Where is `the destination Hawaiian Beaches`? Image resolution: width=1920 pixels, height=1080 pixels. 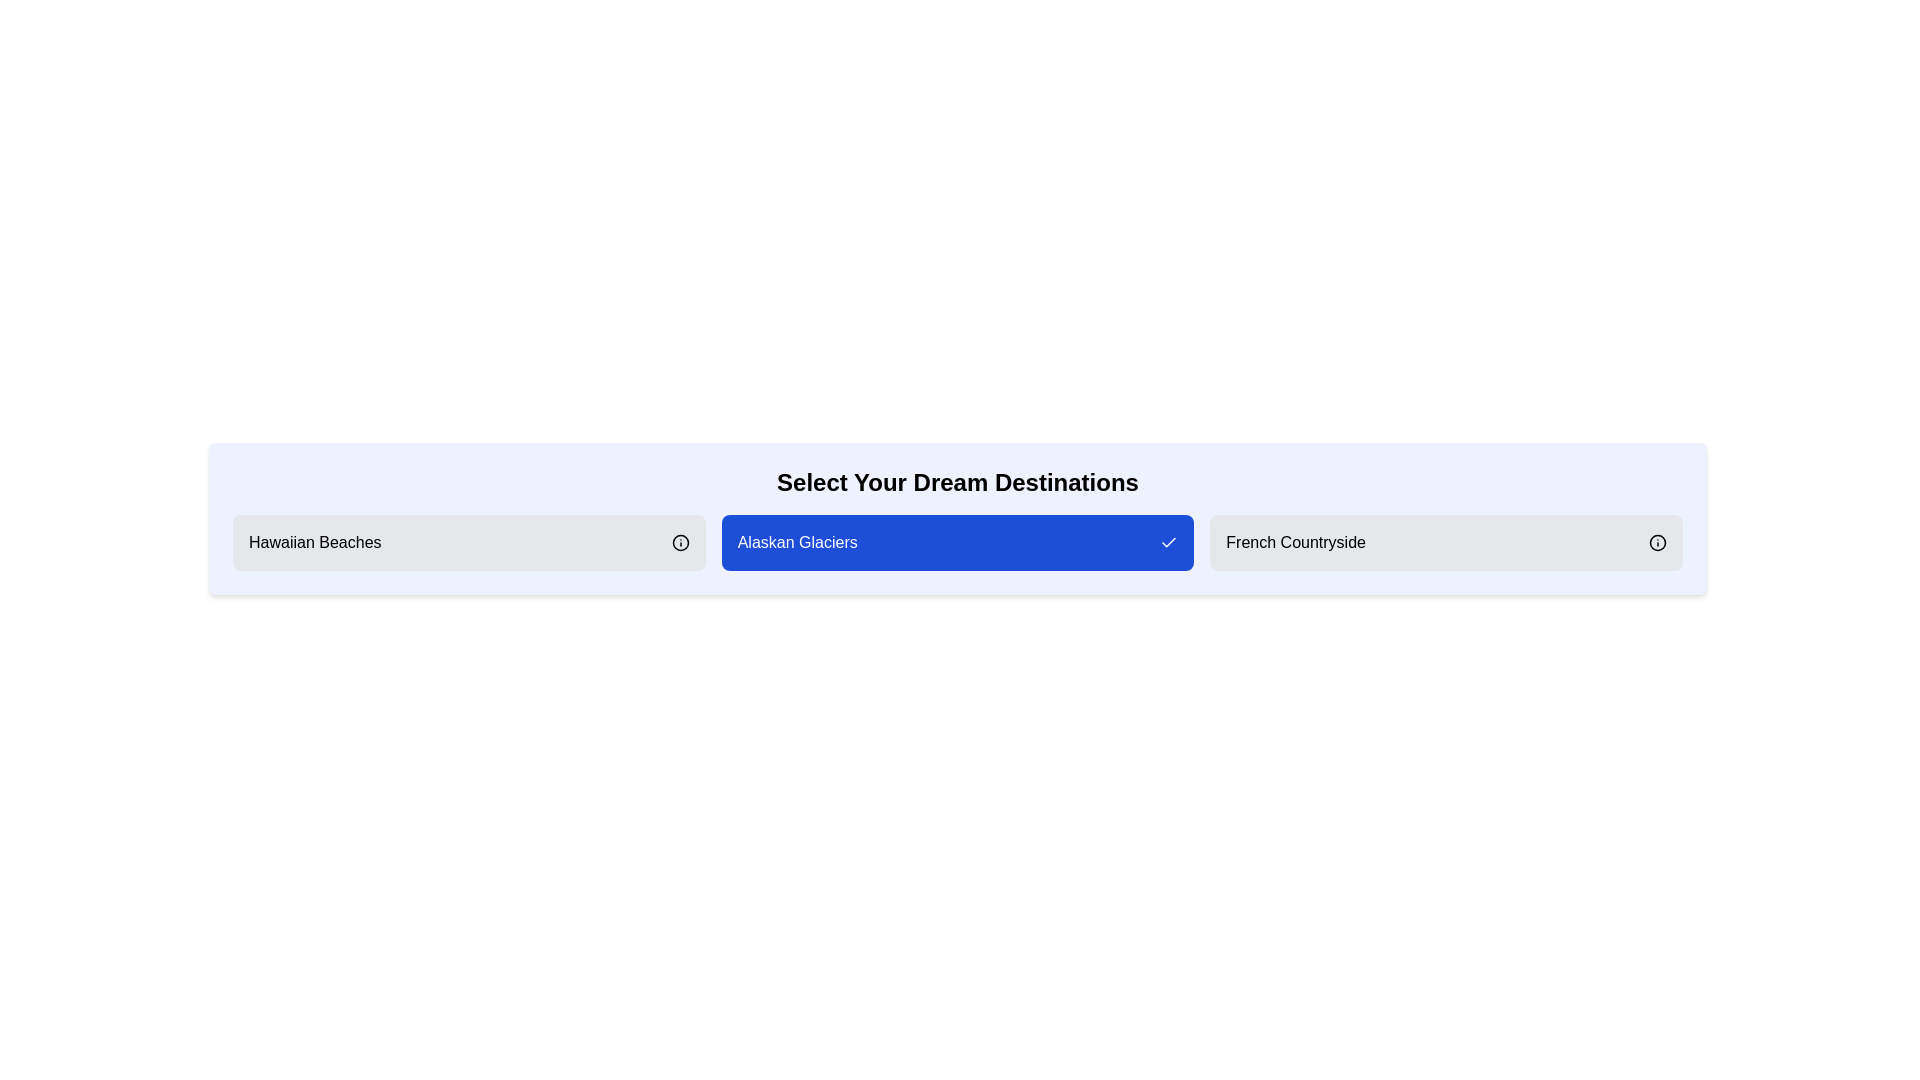
the destination Hawaiian Beaches is located at coordinates (468, 543).